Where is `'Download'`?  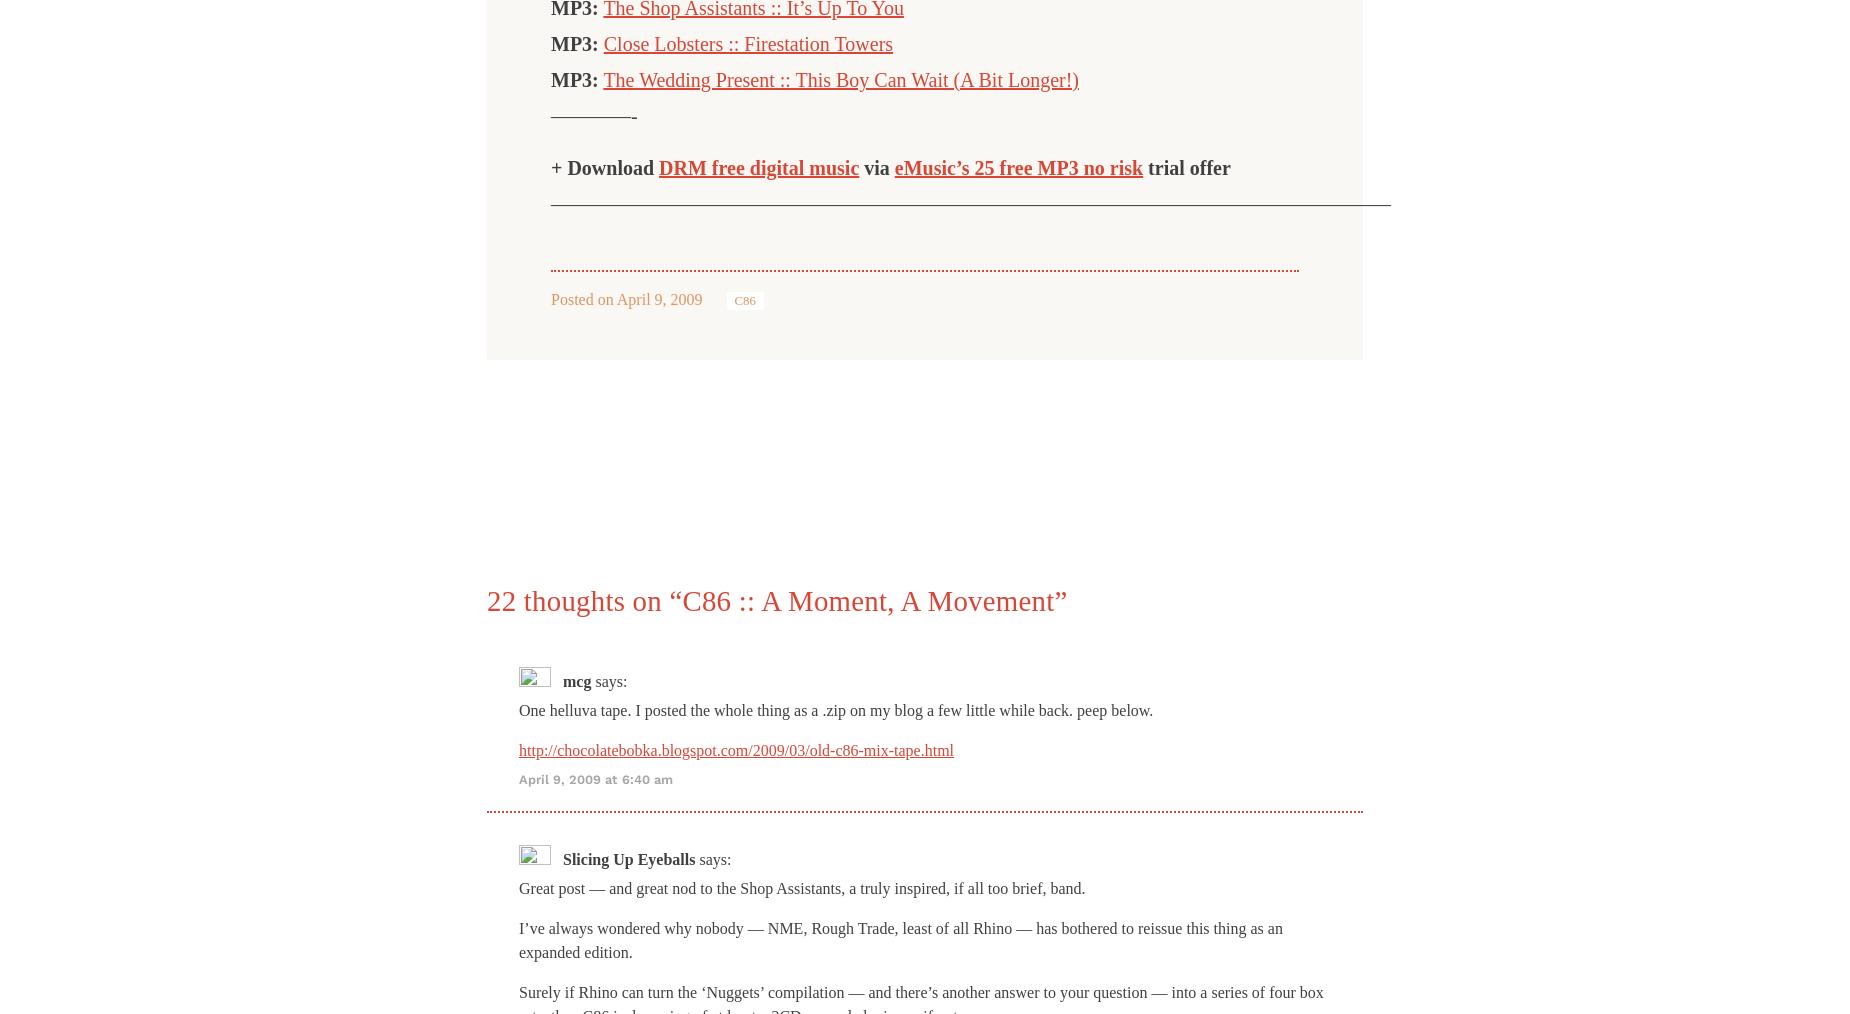 'Download' is located at coordinates (613, 168).